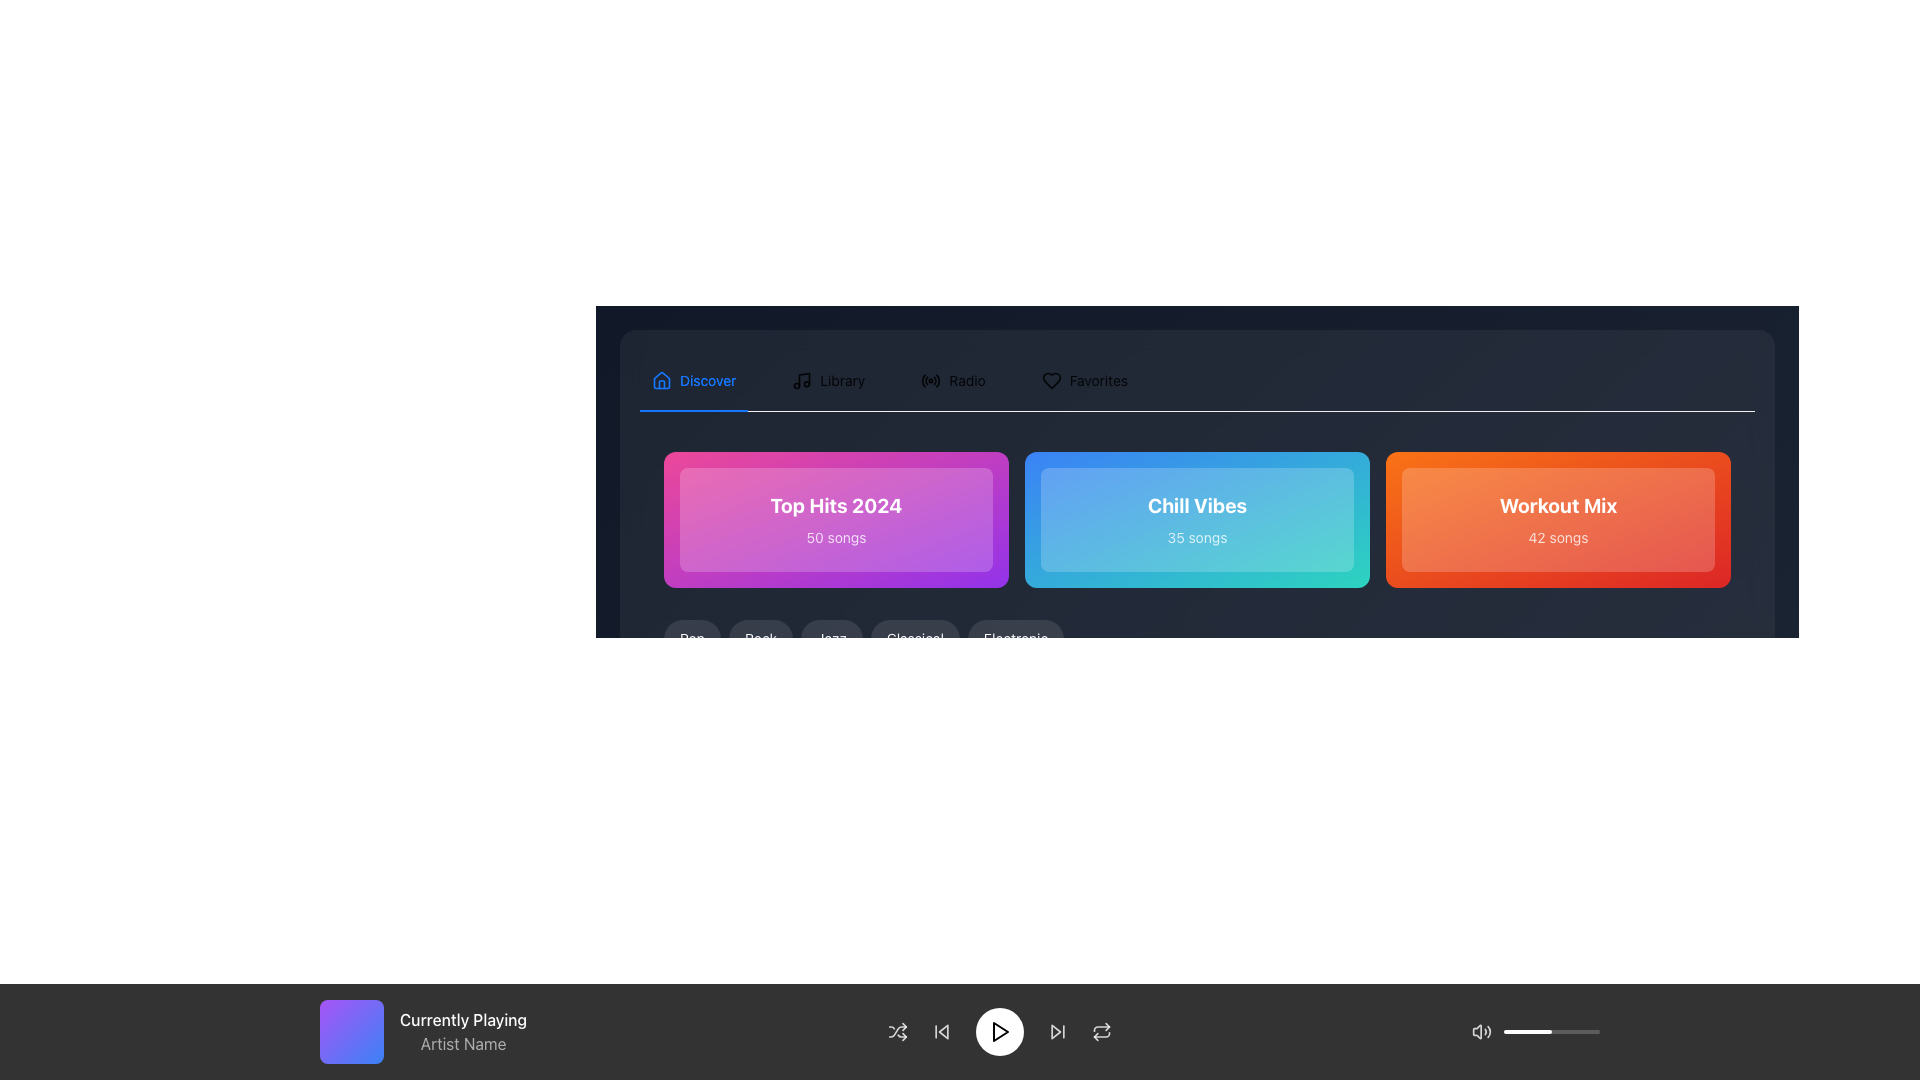 Image resolution: width=1920 pixels, height=1080 pixels. What do you see at coordinates (462, 1032) in the screenshot?
I see `the text display element showing 'Currently Playing'` at bounding box center [462, 1032].